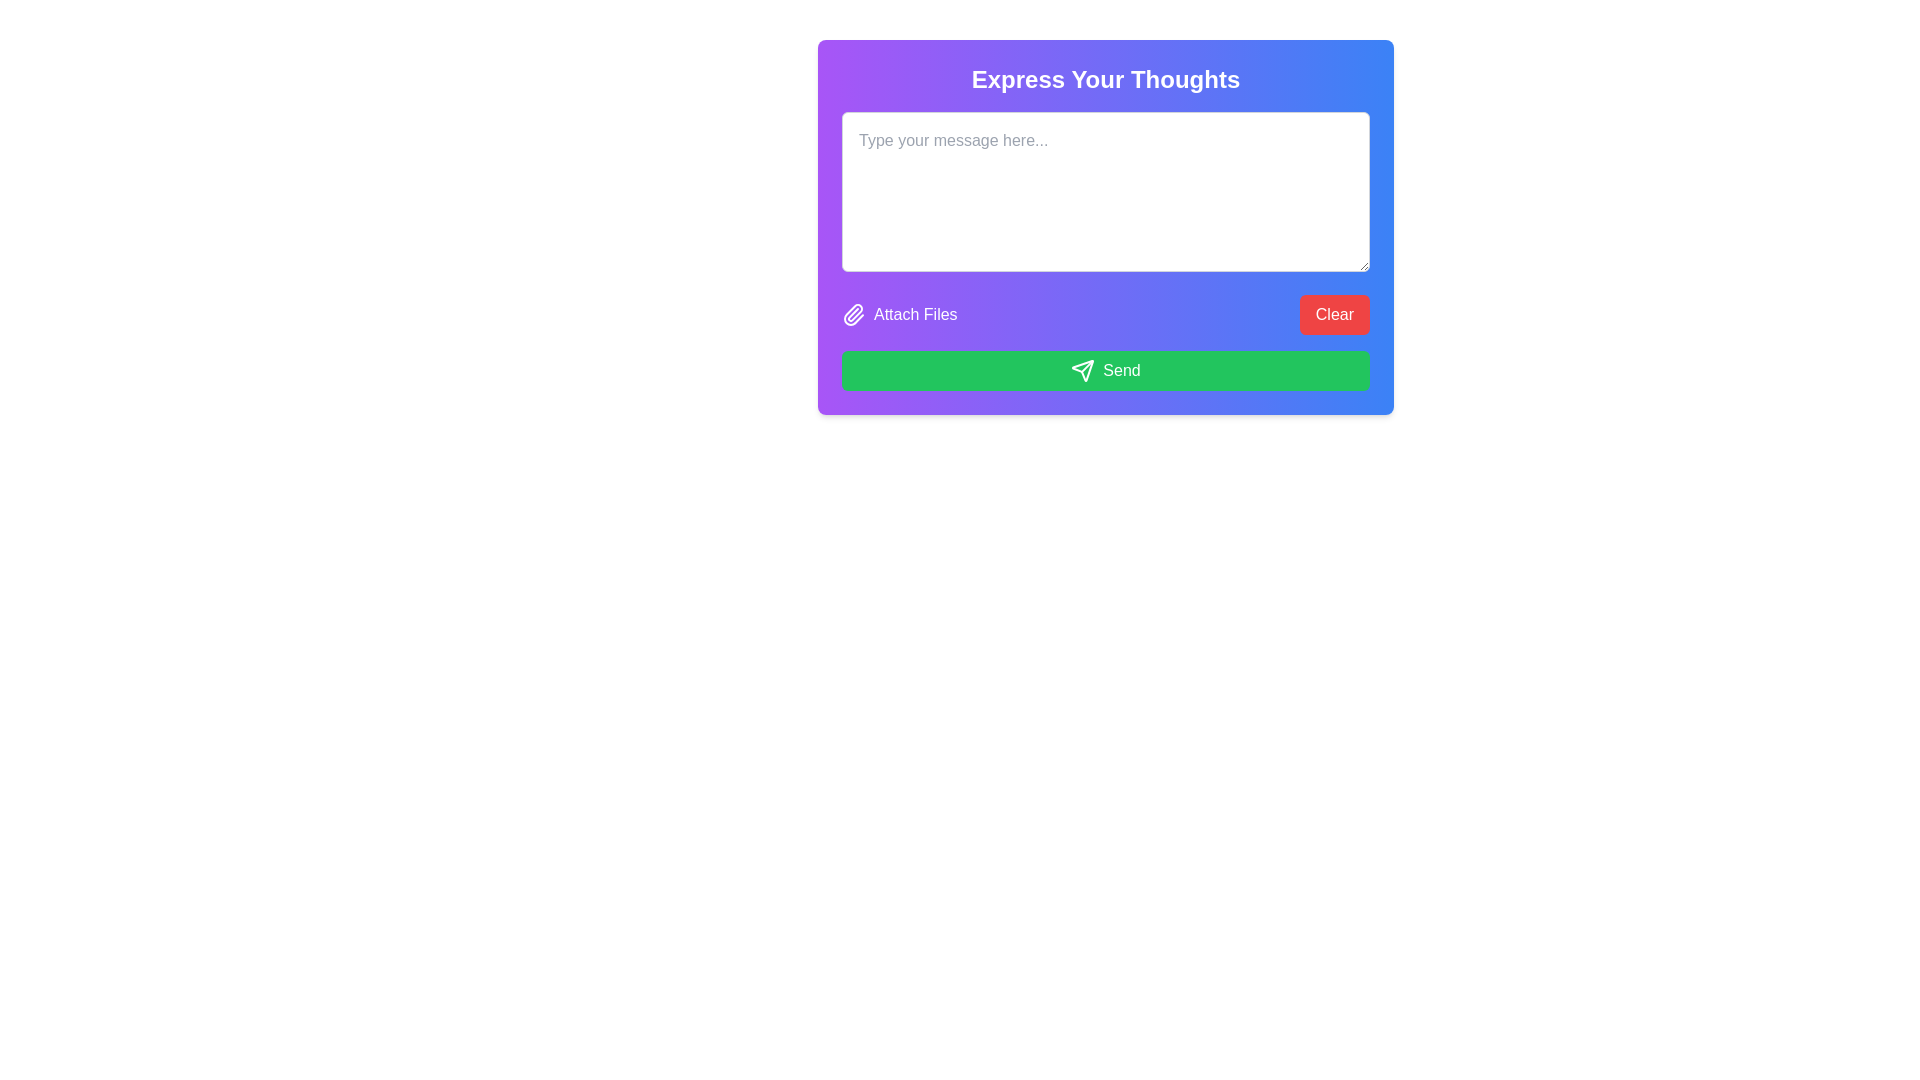 The width and height of the screenshot is (1920, 1080). Describe the element at coordinates (854, 315) in the screenshot. I see `the file attachment icon located to the left of the 'Attach Files' text at the bottom-left corner of the purple card` at that location.